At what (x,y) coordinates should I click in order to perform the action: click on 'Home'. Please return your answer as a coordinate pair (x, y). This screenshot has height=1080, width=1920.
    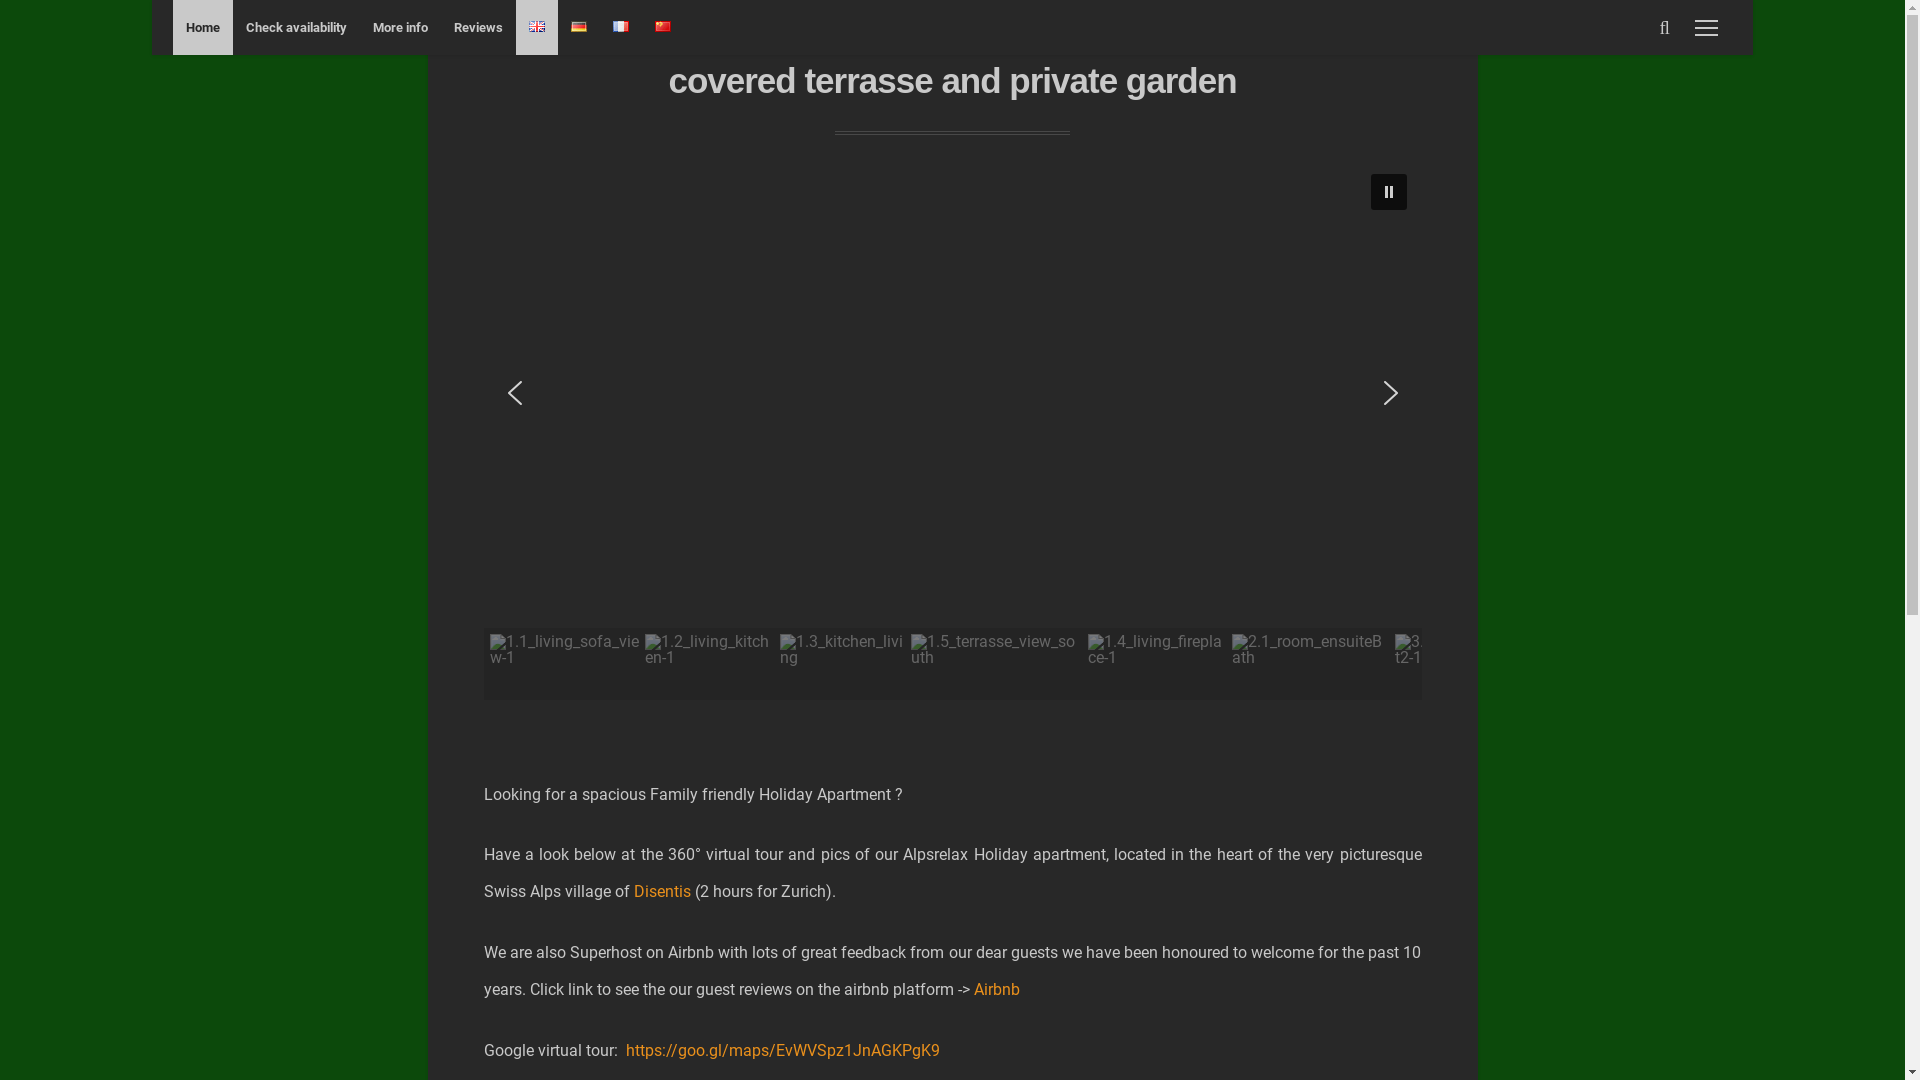
    Looking at the image, I should click on (202, 27).